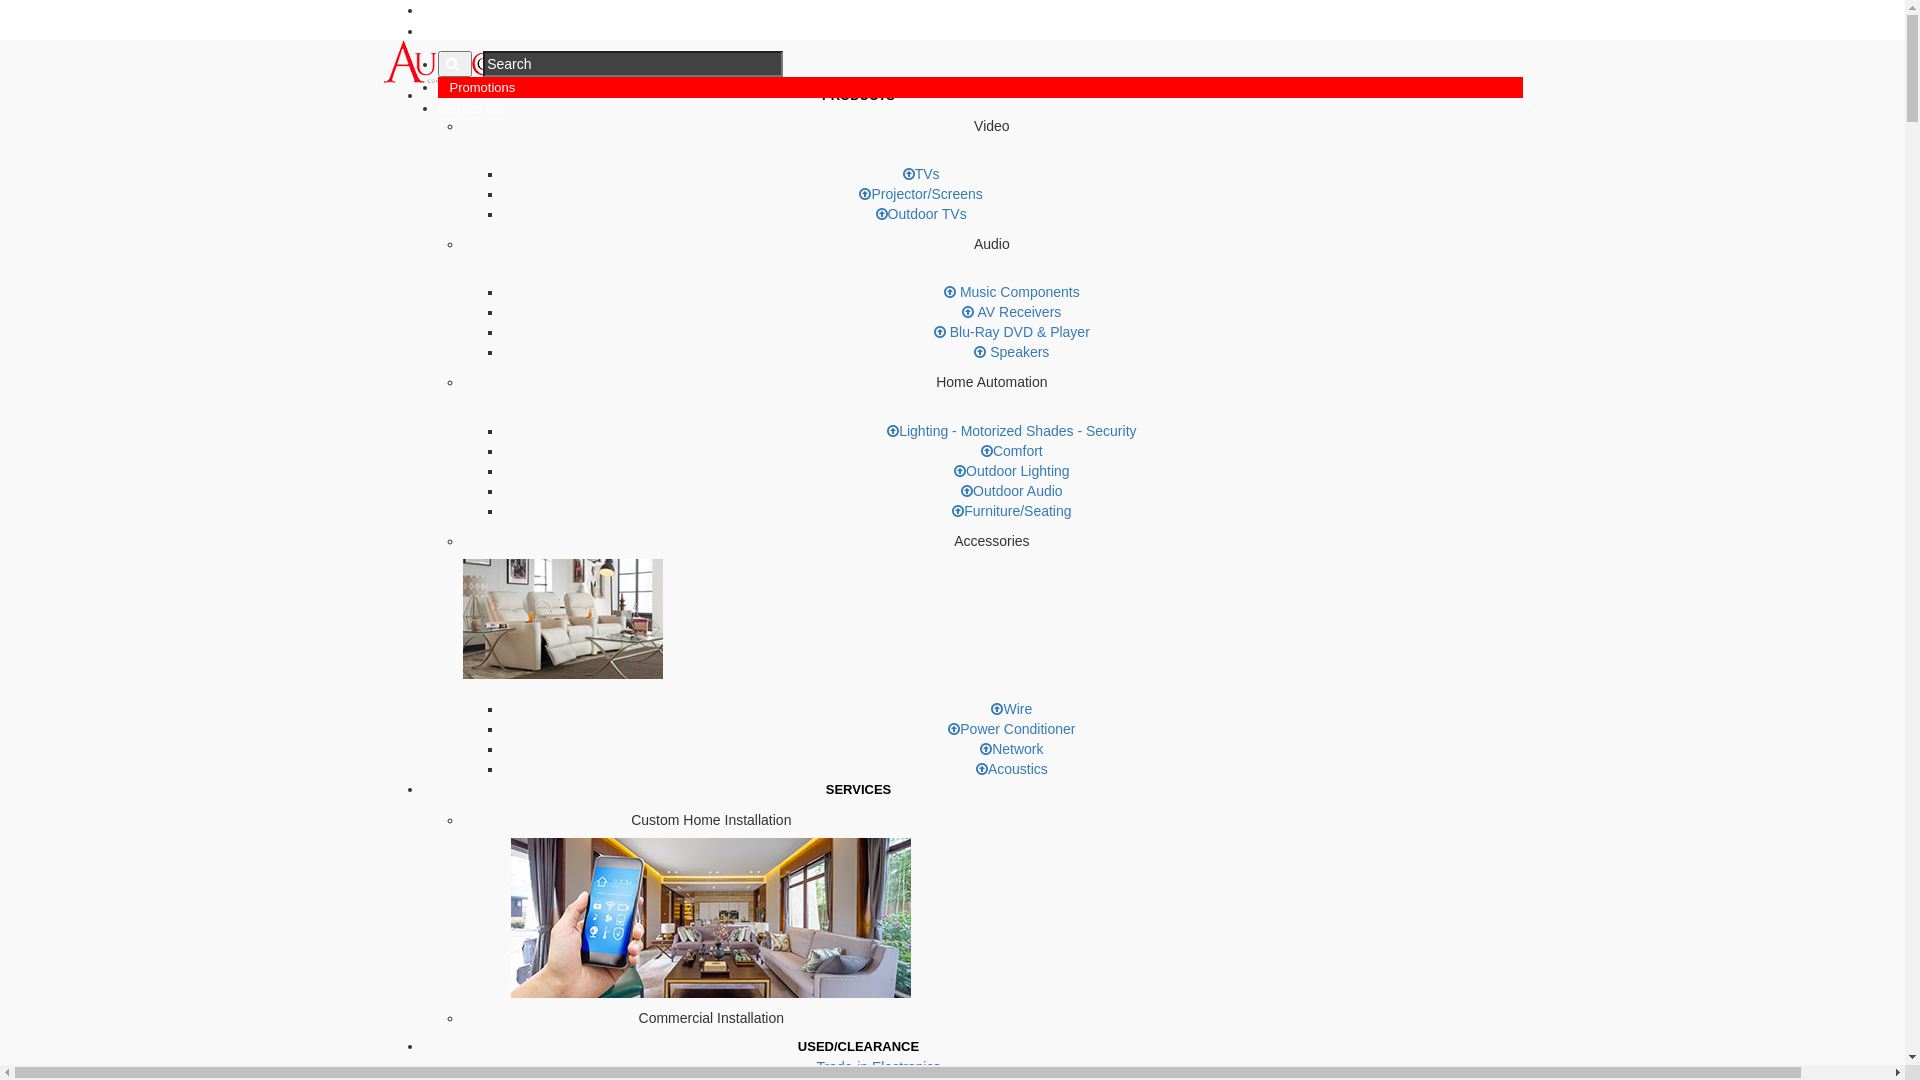  I want to click on 'Network', so click(1011, 748).